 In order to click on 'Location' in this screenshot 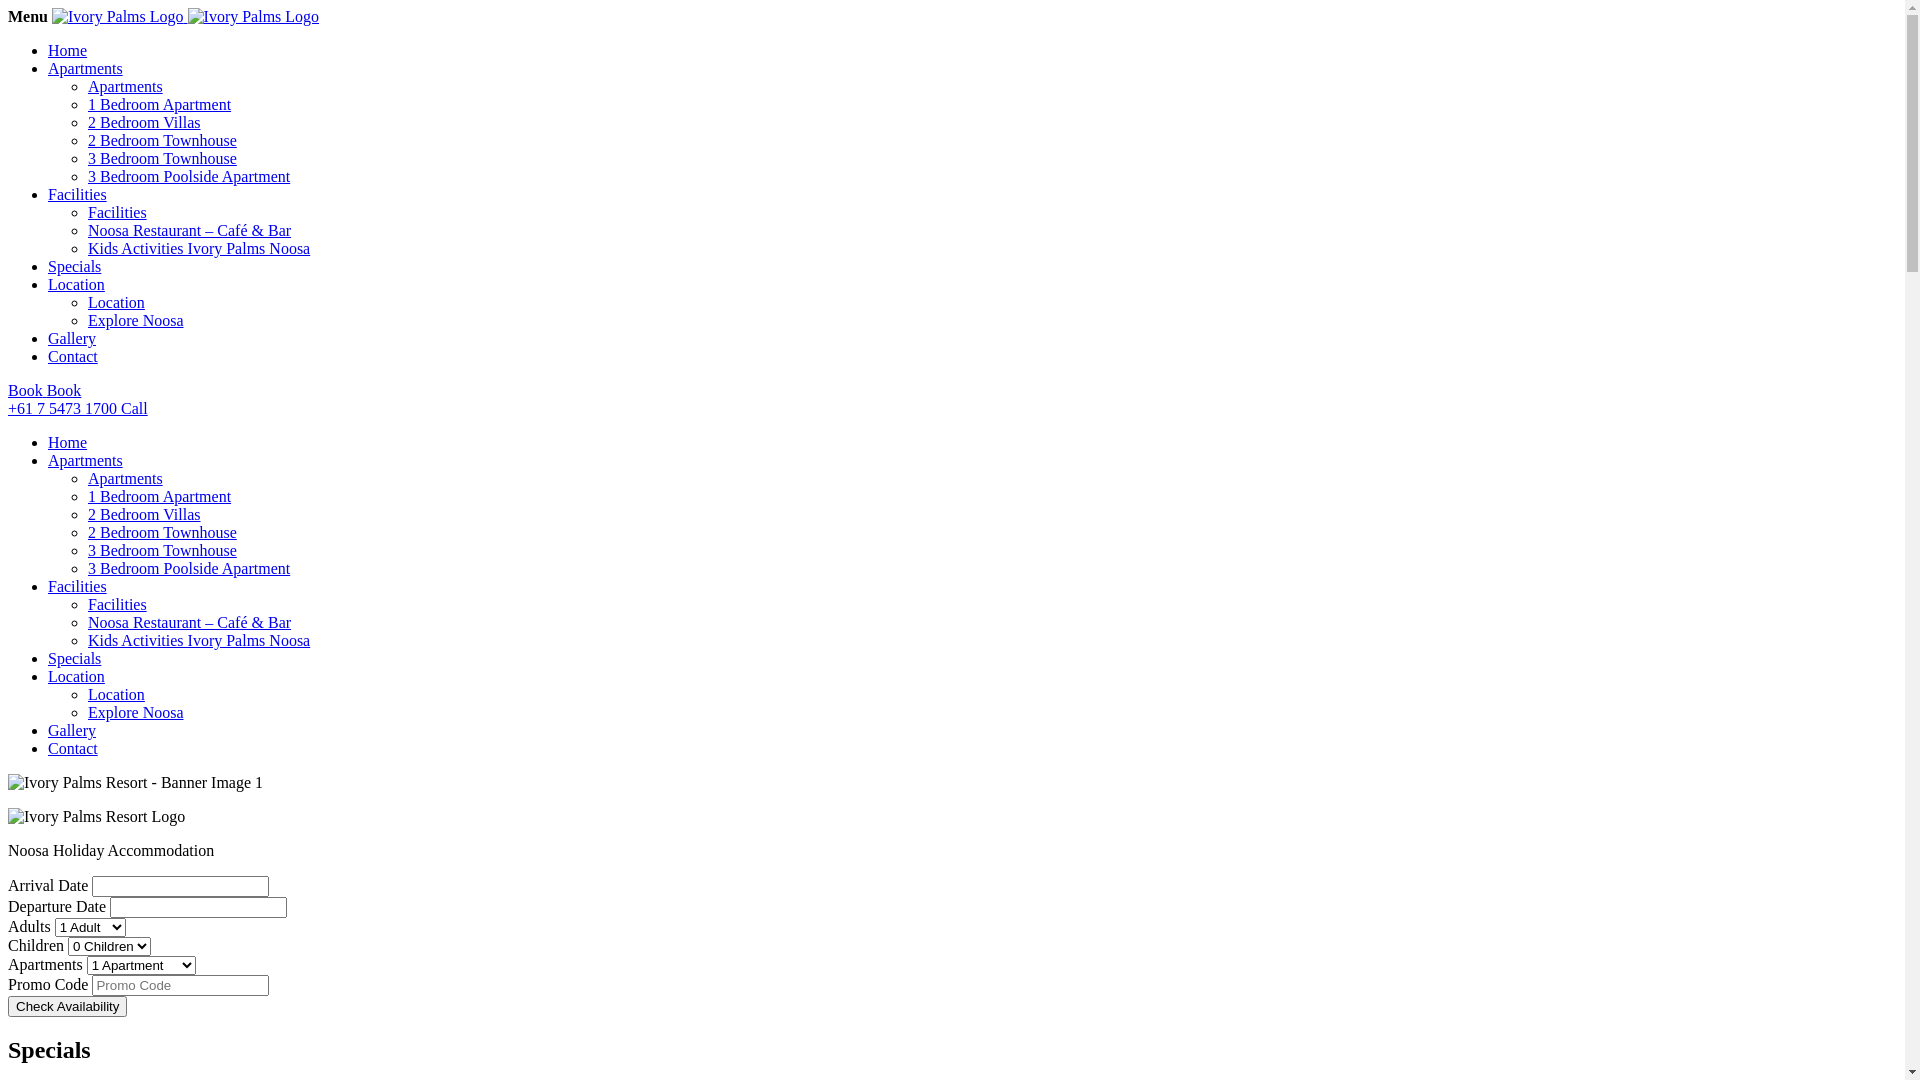, I will do `click(86, 693)`.